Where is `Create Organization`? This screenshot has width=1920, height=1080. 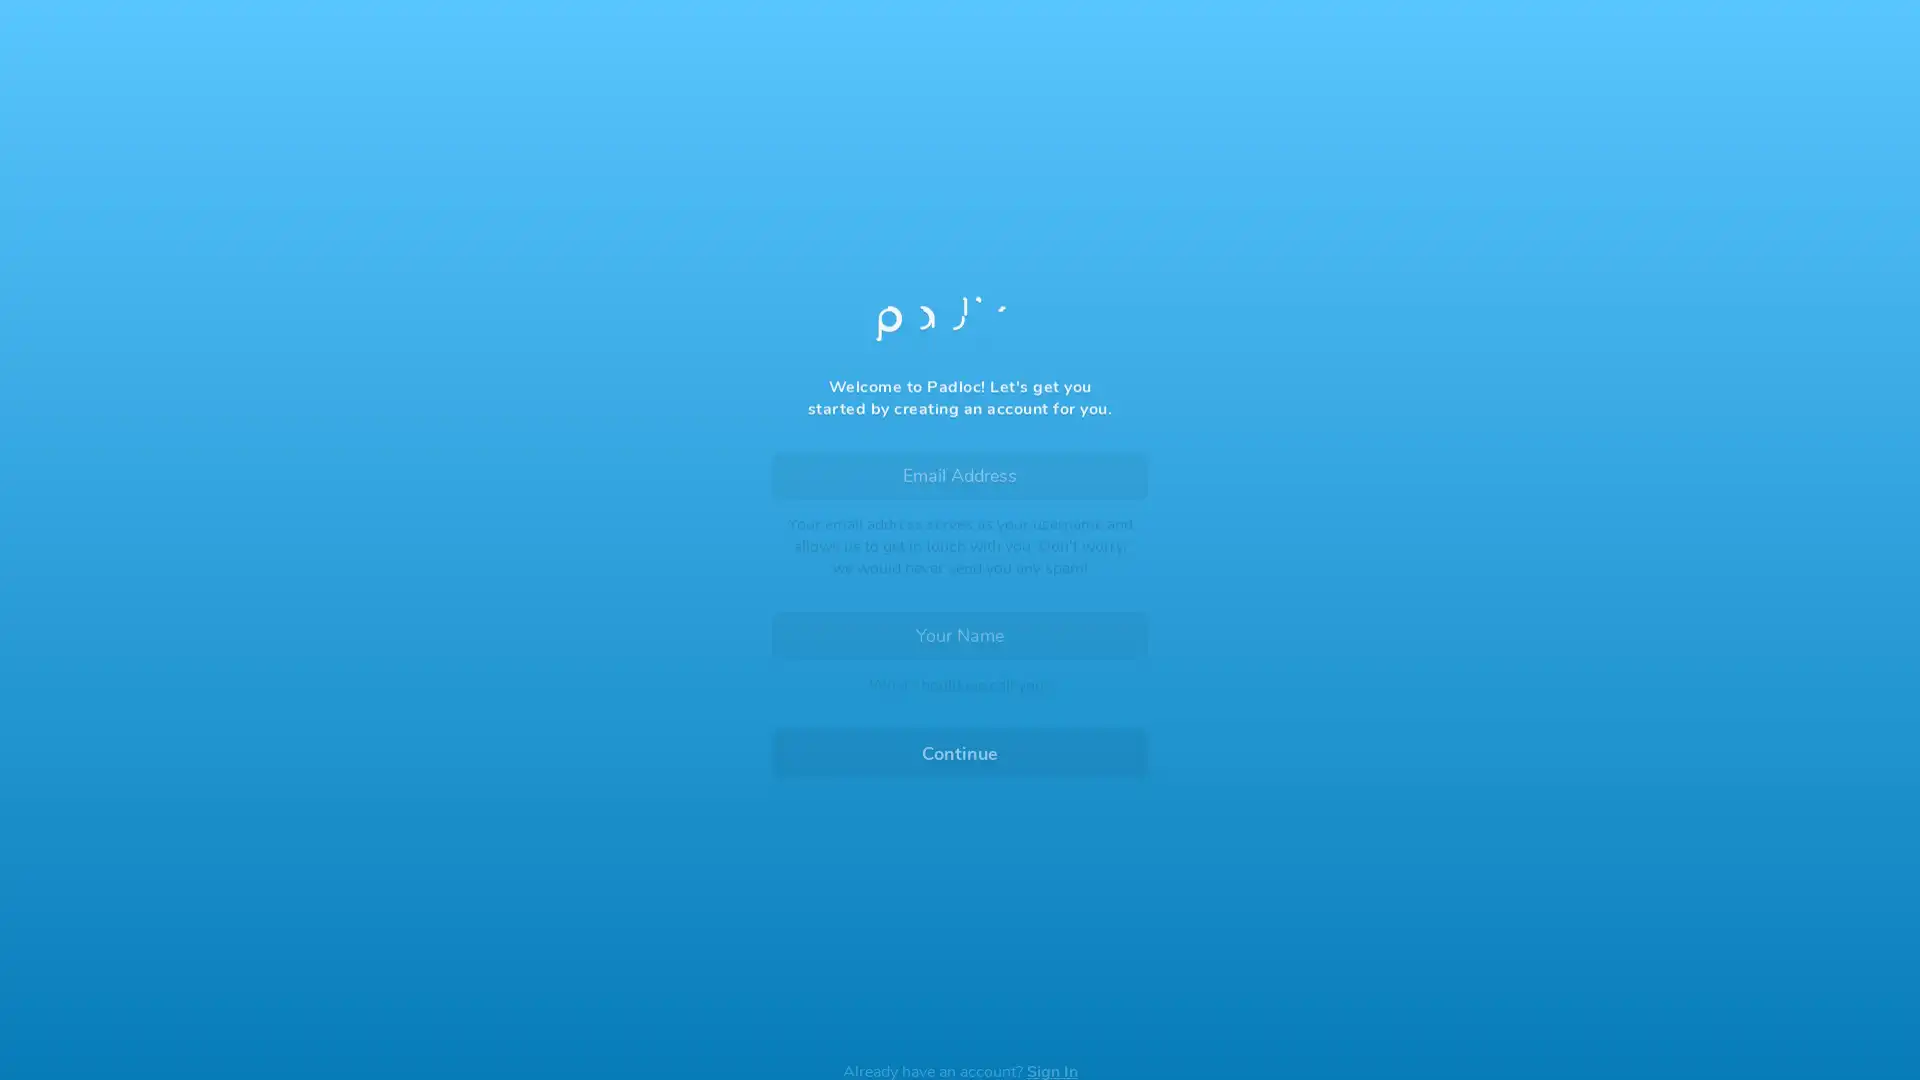
Create Organization is located at coordinates (1064, 661).